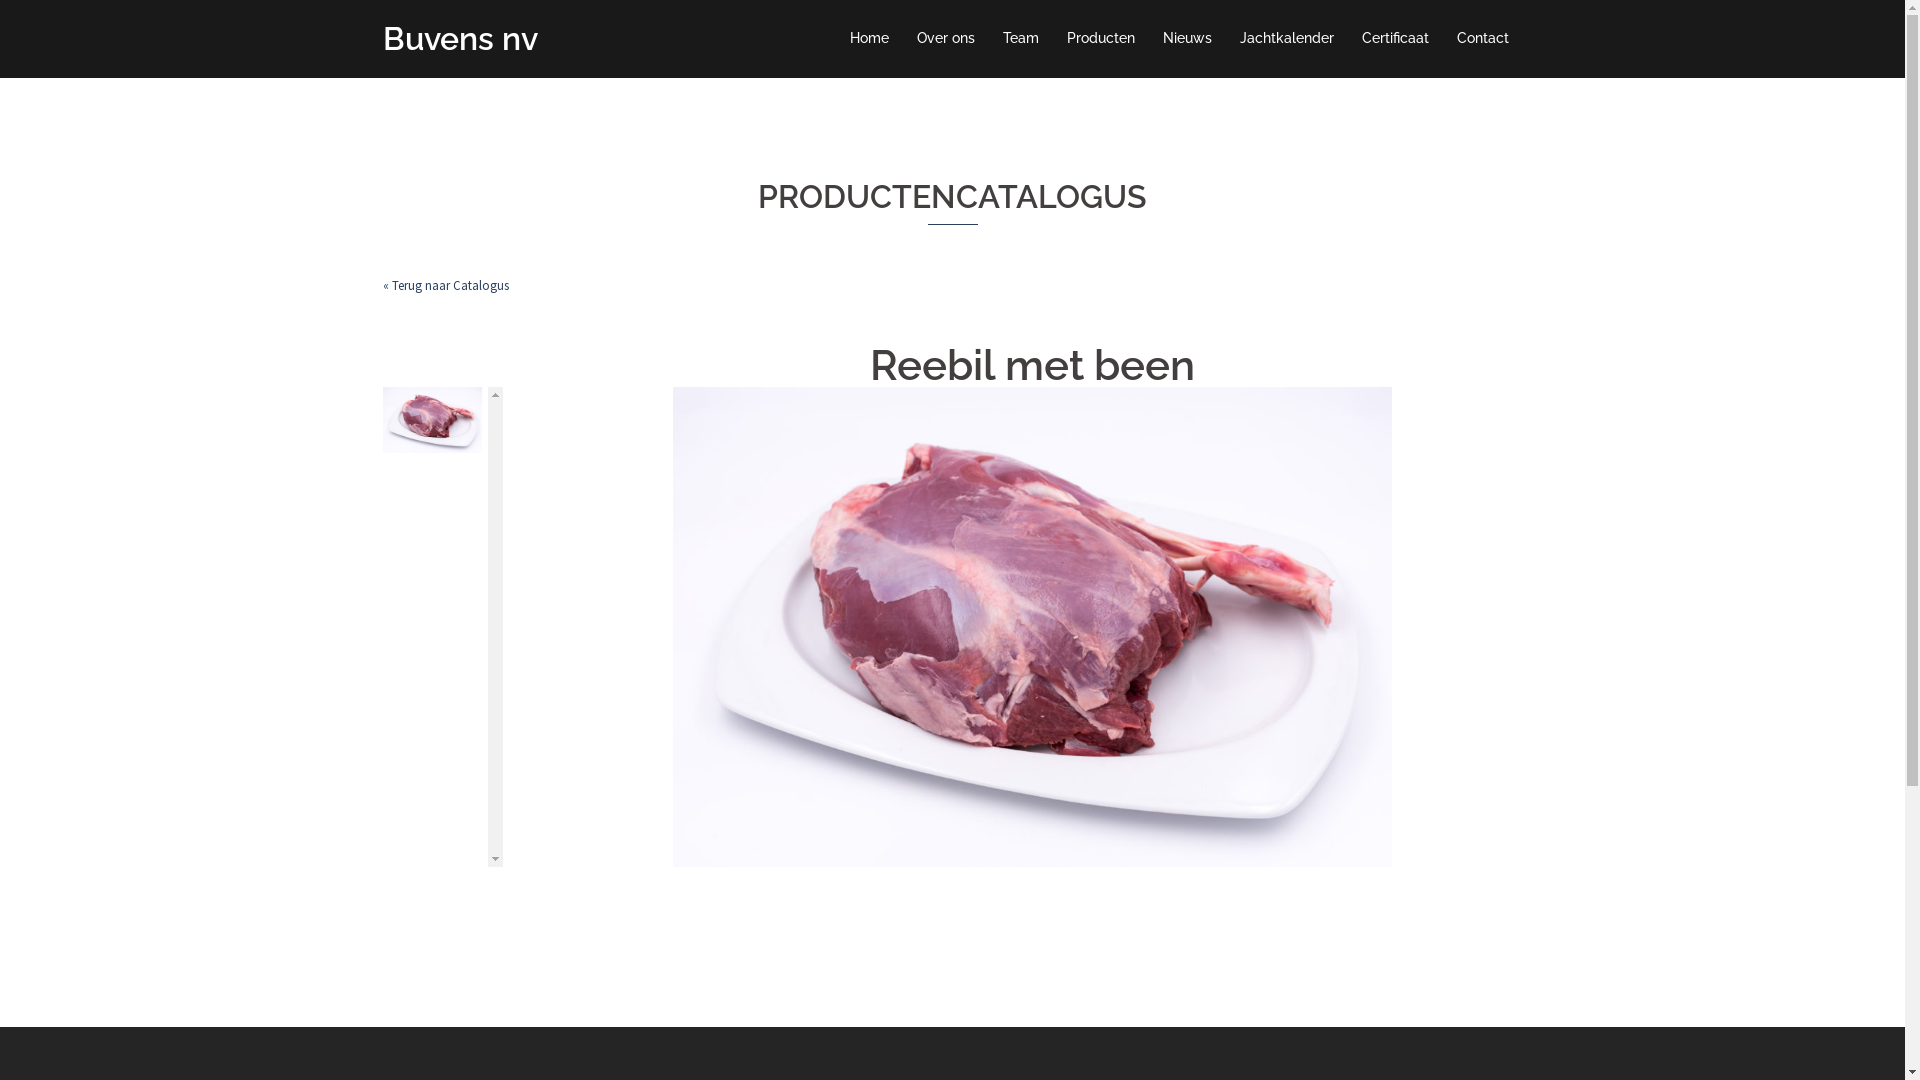  What do you see at coordinates (1238, 38) in the screenshot?
I see `'Jachtkalender'` at bounding box center [1238, 38].